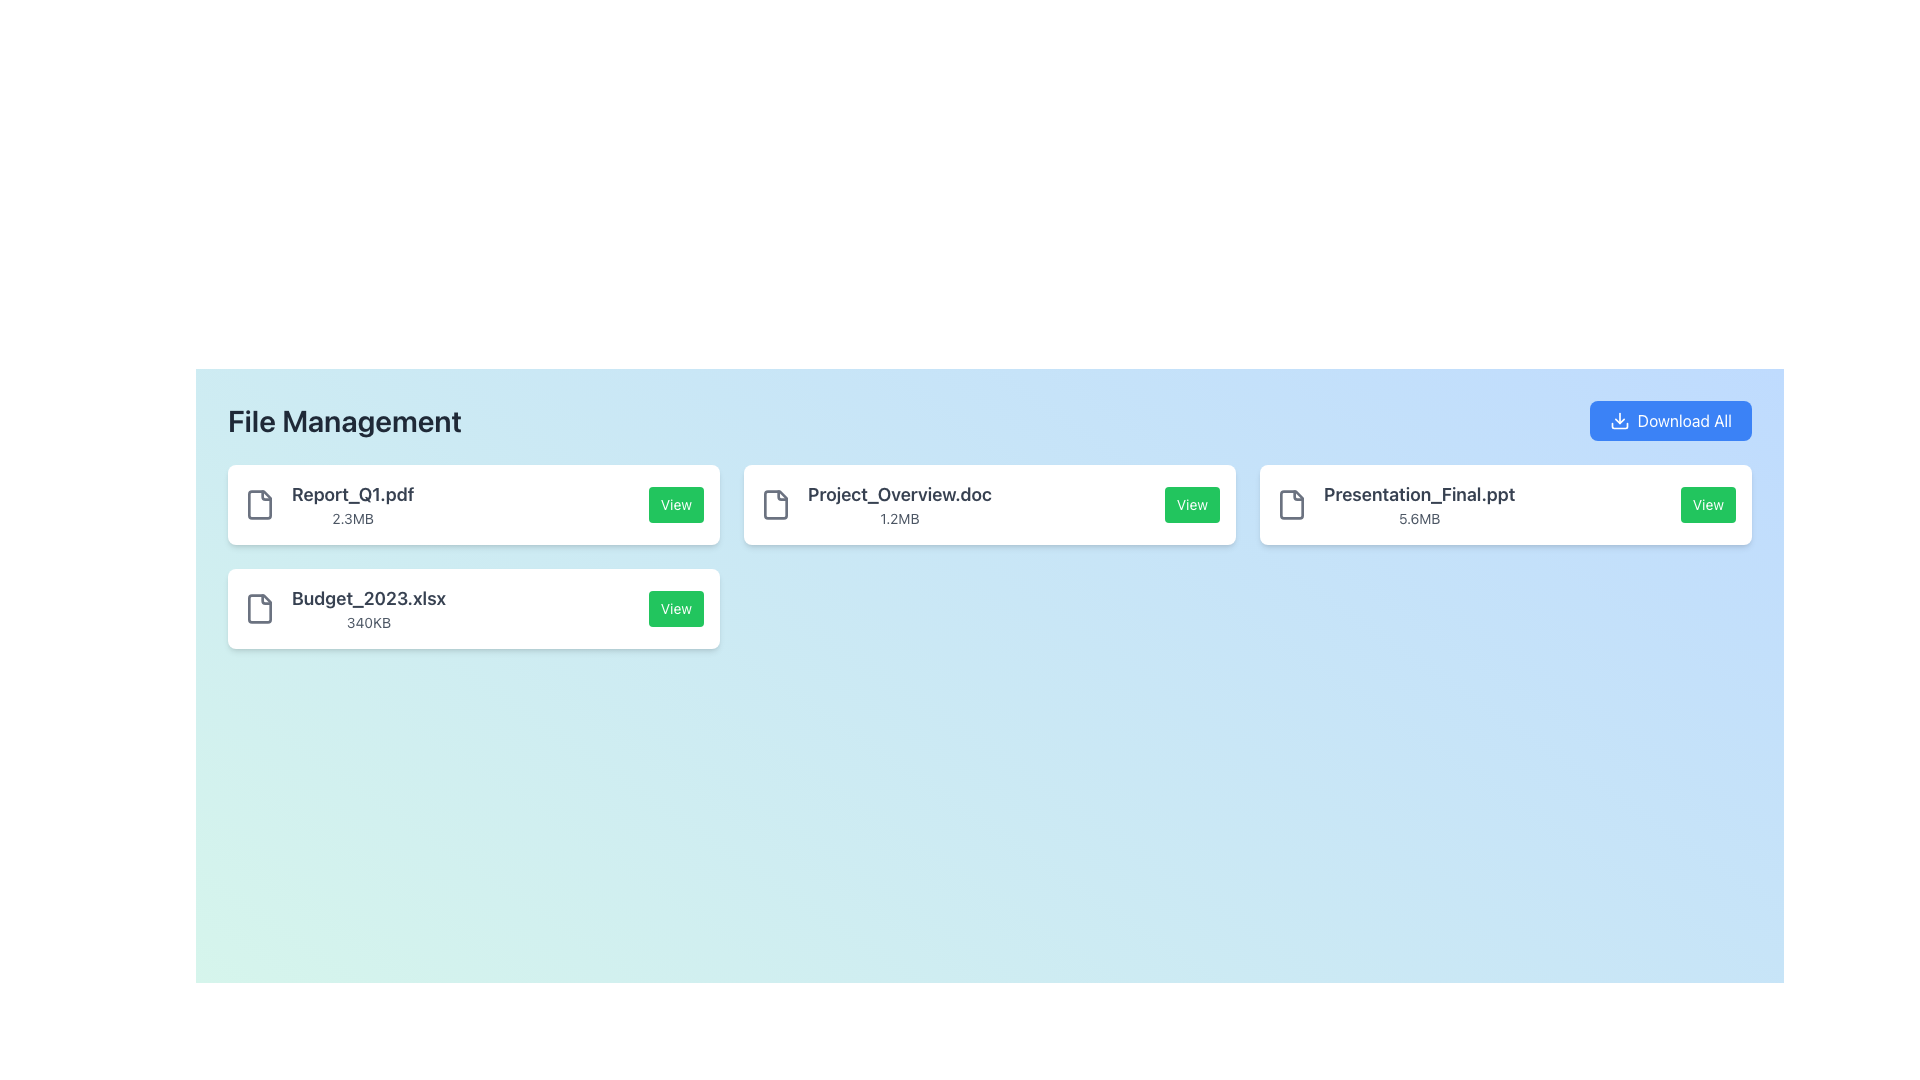 This screenshot has width=1920, height=1080. I want to click on the text label indicating the name of the file 'Report_Q1.pdf', so click(353, 494).